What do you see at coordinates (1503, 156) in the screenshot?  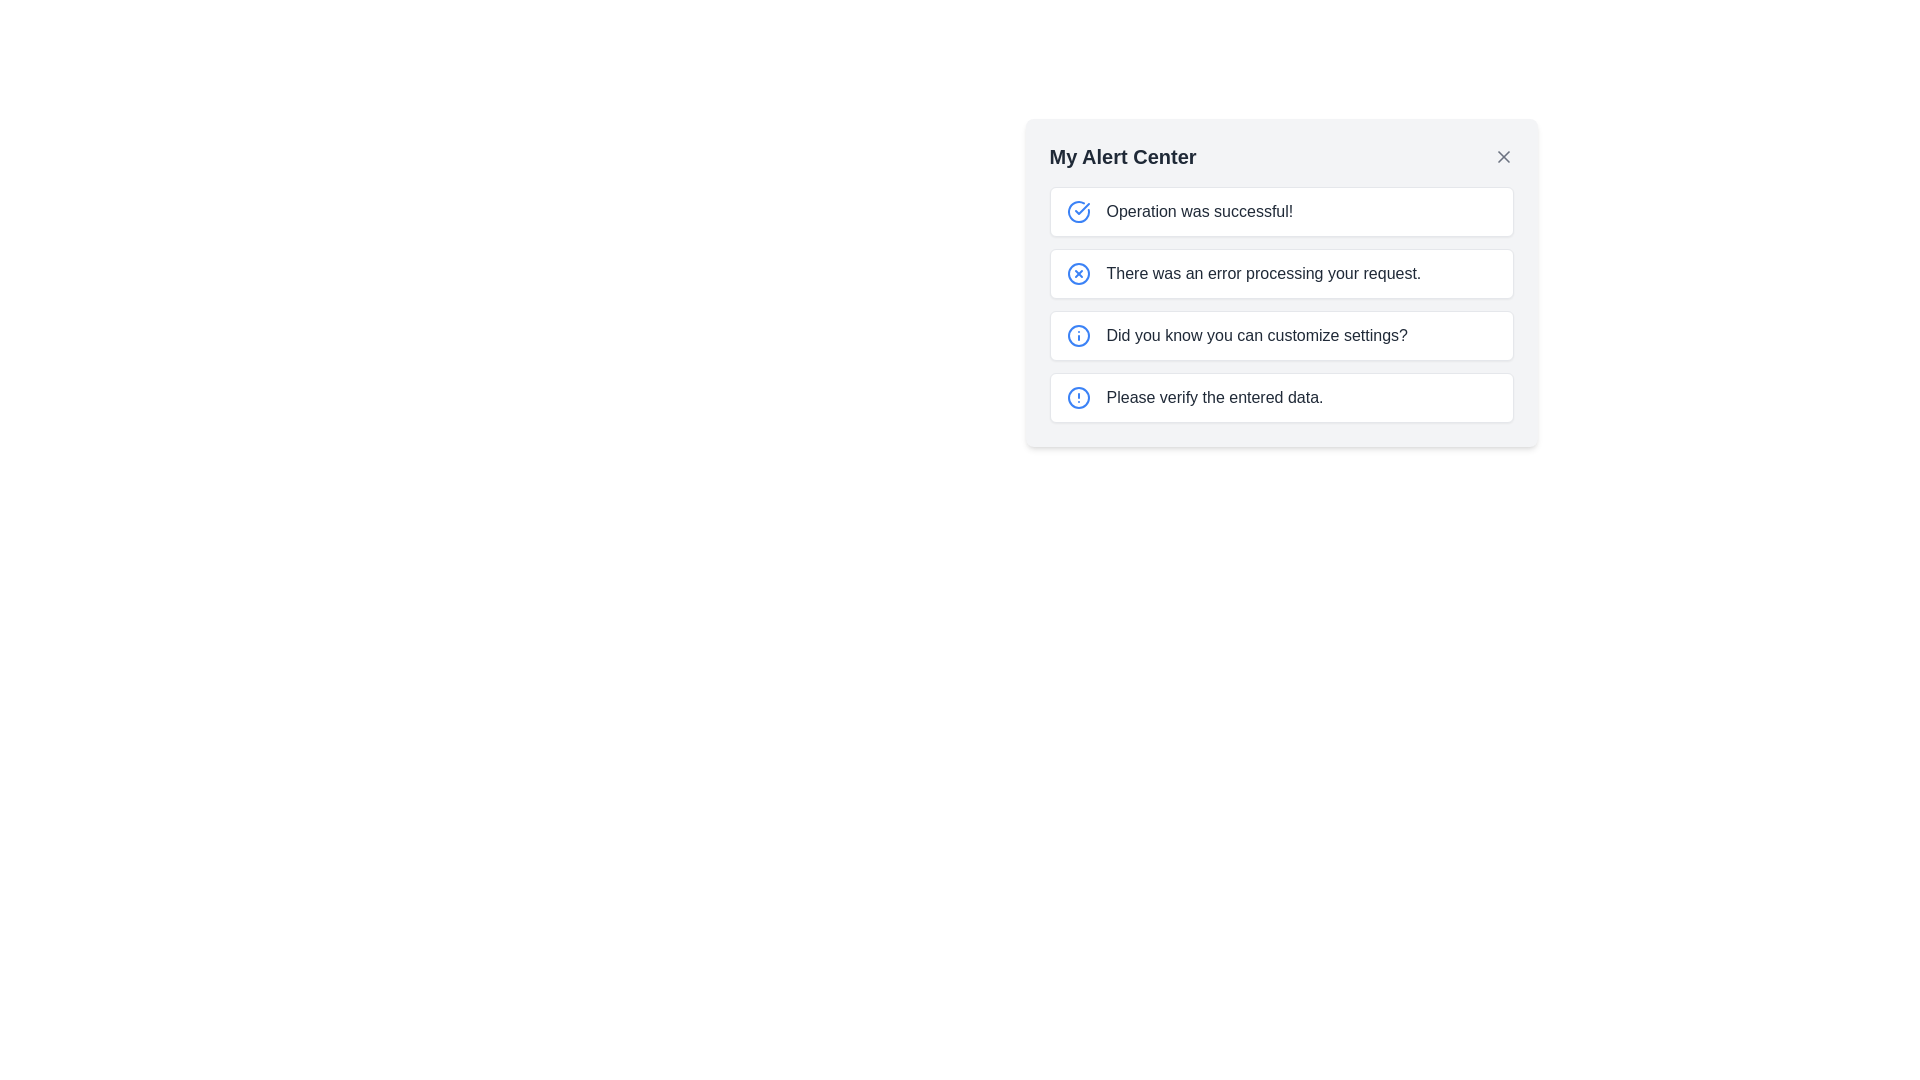 I see `the small circular button with an 'X' icon in the top-right corner of the 'My Alert Center'` at bounding box center [1503, 156].